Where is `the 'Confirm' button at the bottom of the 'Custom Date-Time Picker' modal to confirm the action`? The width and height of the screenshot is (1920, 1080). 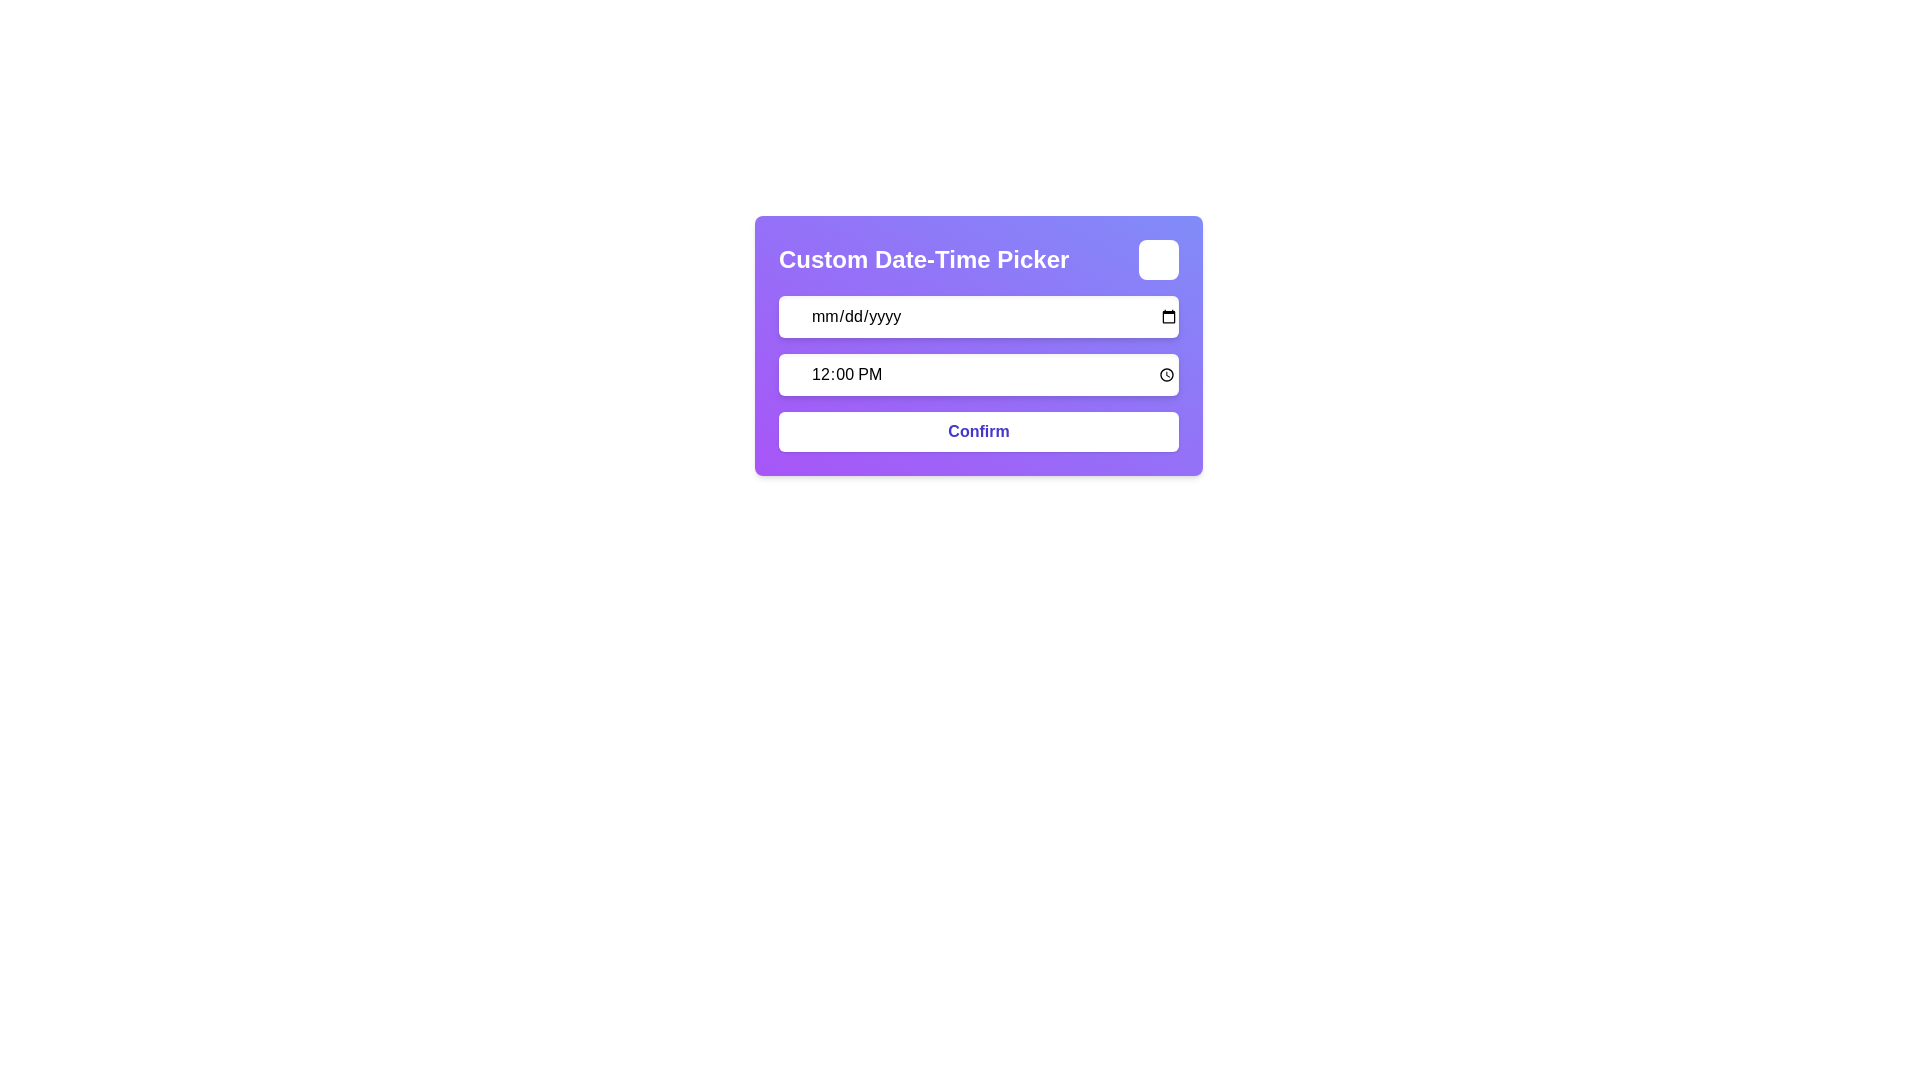 the 'Confirm' button at the bottom of the 'Custom Date-Time Picker' modal to confirm the action is located at coordinates (979, 431).